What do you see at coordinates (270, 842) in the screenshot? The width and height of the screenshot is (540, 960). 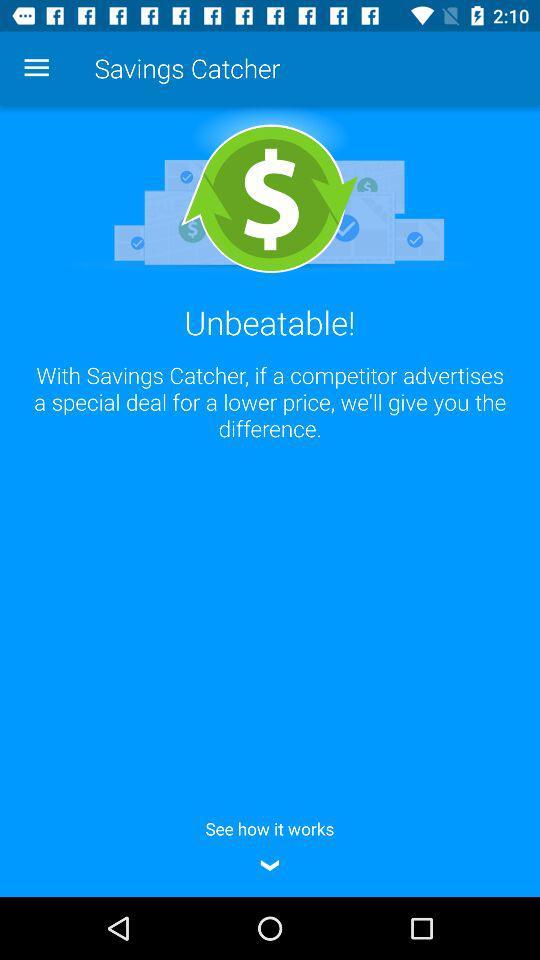 I see `icon below with savings catcher` at bounding box center [270, 842].